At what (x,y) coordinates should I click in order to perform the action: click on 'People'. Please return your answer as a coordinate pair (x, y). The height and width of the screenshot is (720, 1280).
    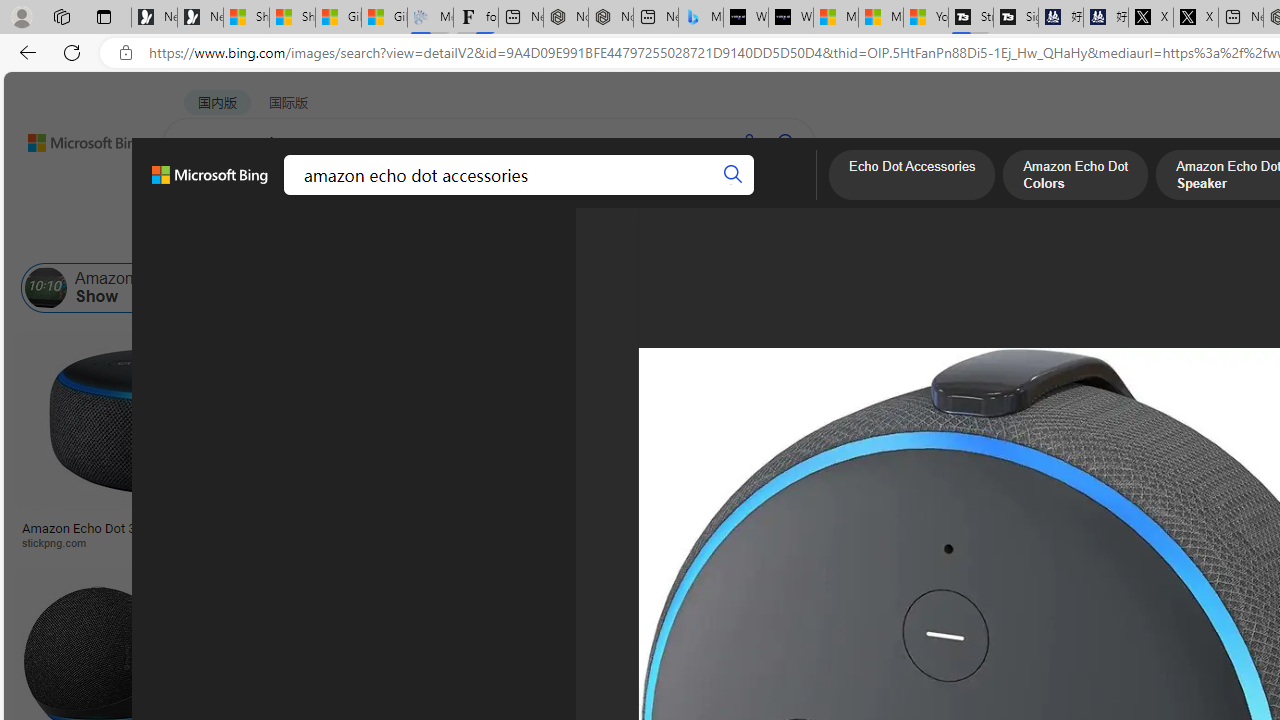
    Looking at the image, I should click on (521, 236).